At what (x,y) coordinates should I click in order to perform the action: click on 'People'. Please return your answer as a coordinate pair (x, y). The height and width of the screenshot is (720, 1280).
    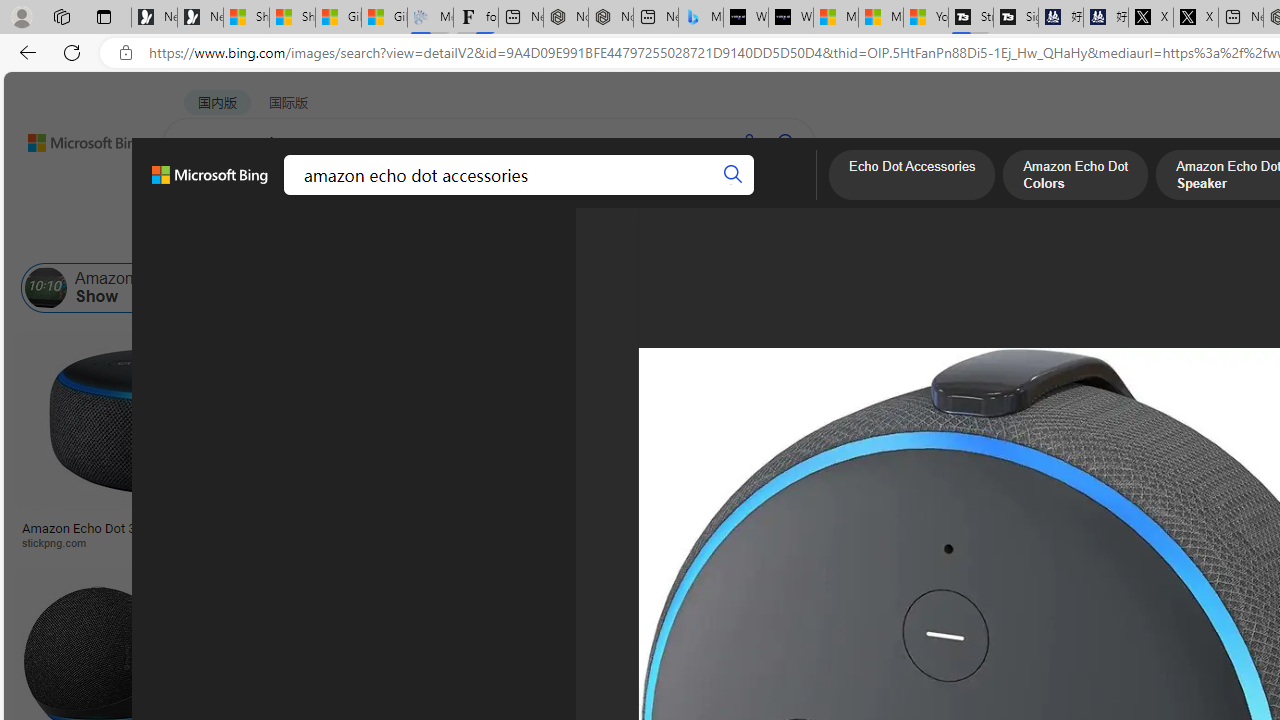
    Looking at the image, I should click on (521, 236).